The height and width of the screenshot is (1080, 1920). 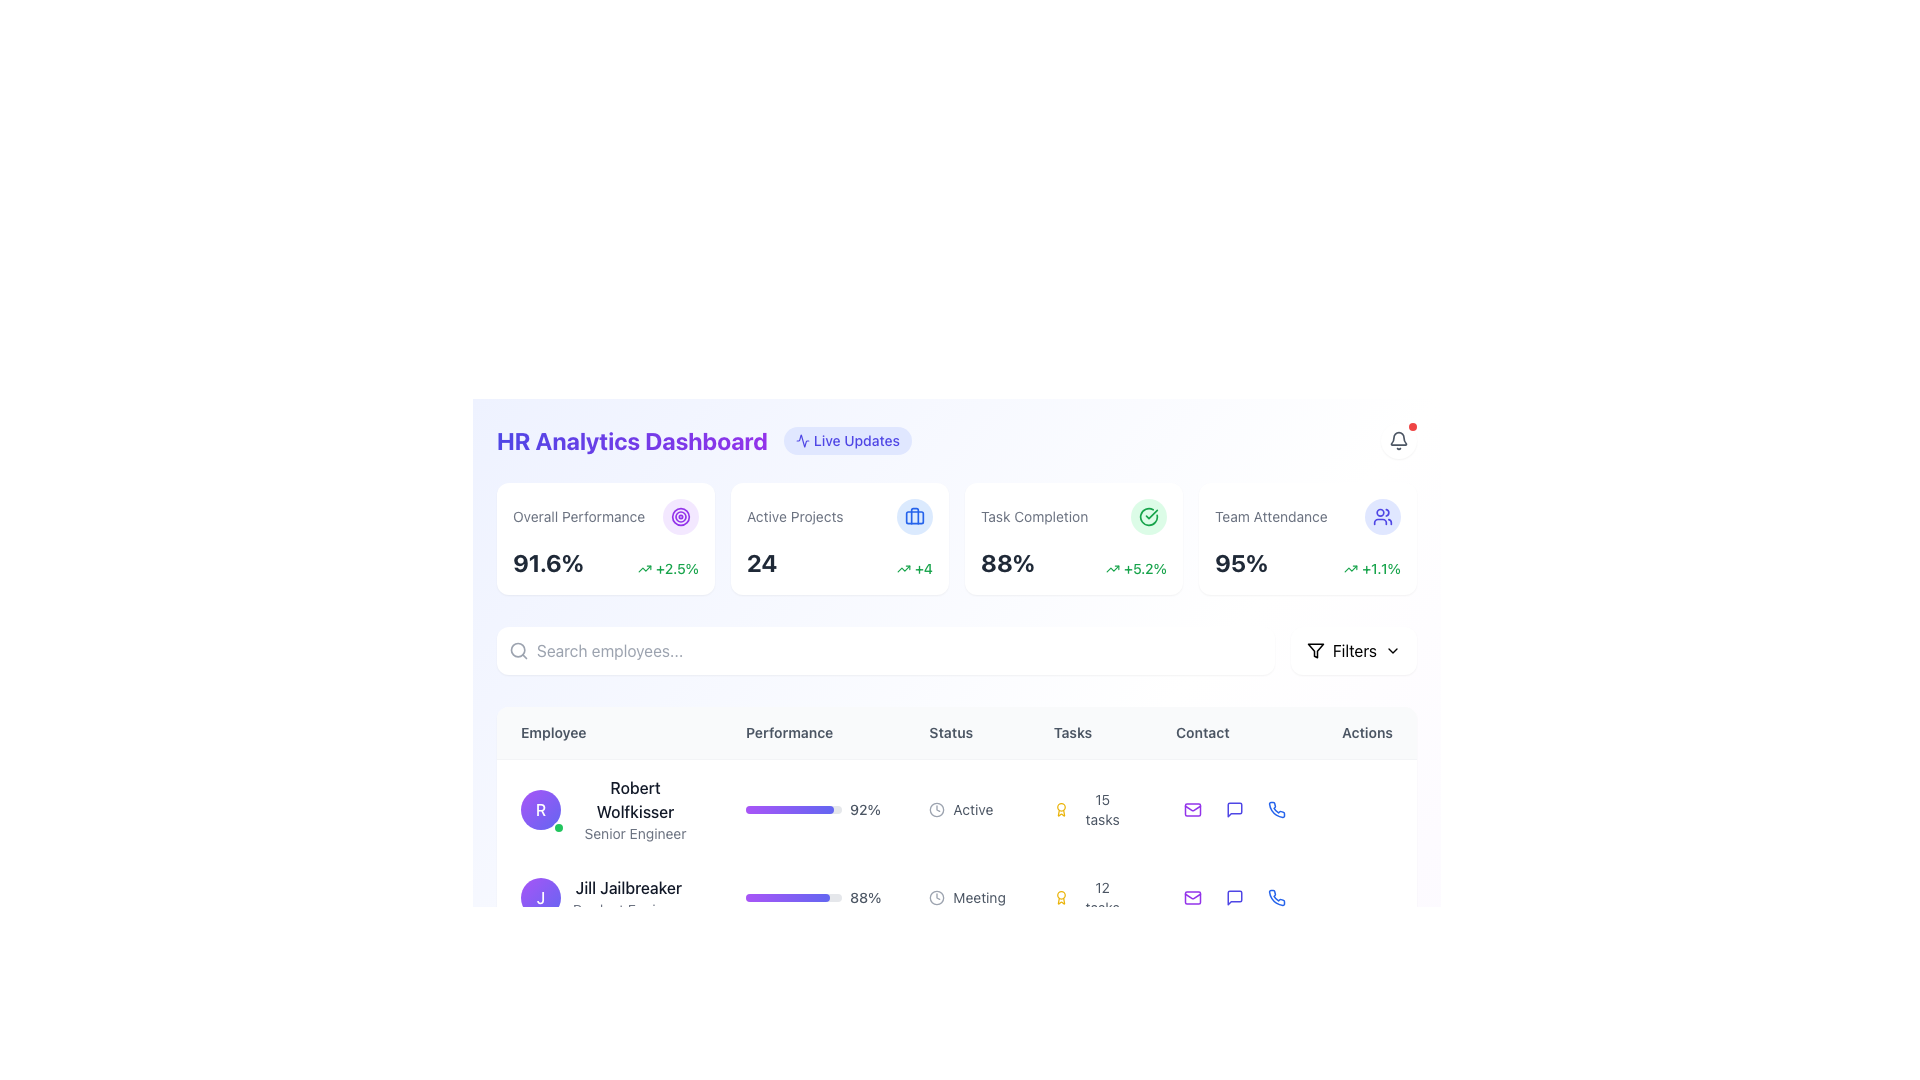 What do you see at coordinates (1034, 515) in the screenshot?
I see `the text label displaying 'Task Completion' in a gray color, located in the top section of the dashboard, specifically within the third card from the left` at bounding box center [1034, 515].